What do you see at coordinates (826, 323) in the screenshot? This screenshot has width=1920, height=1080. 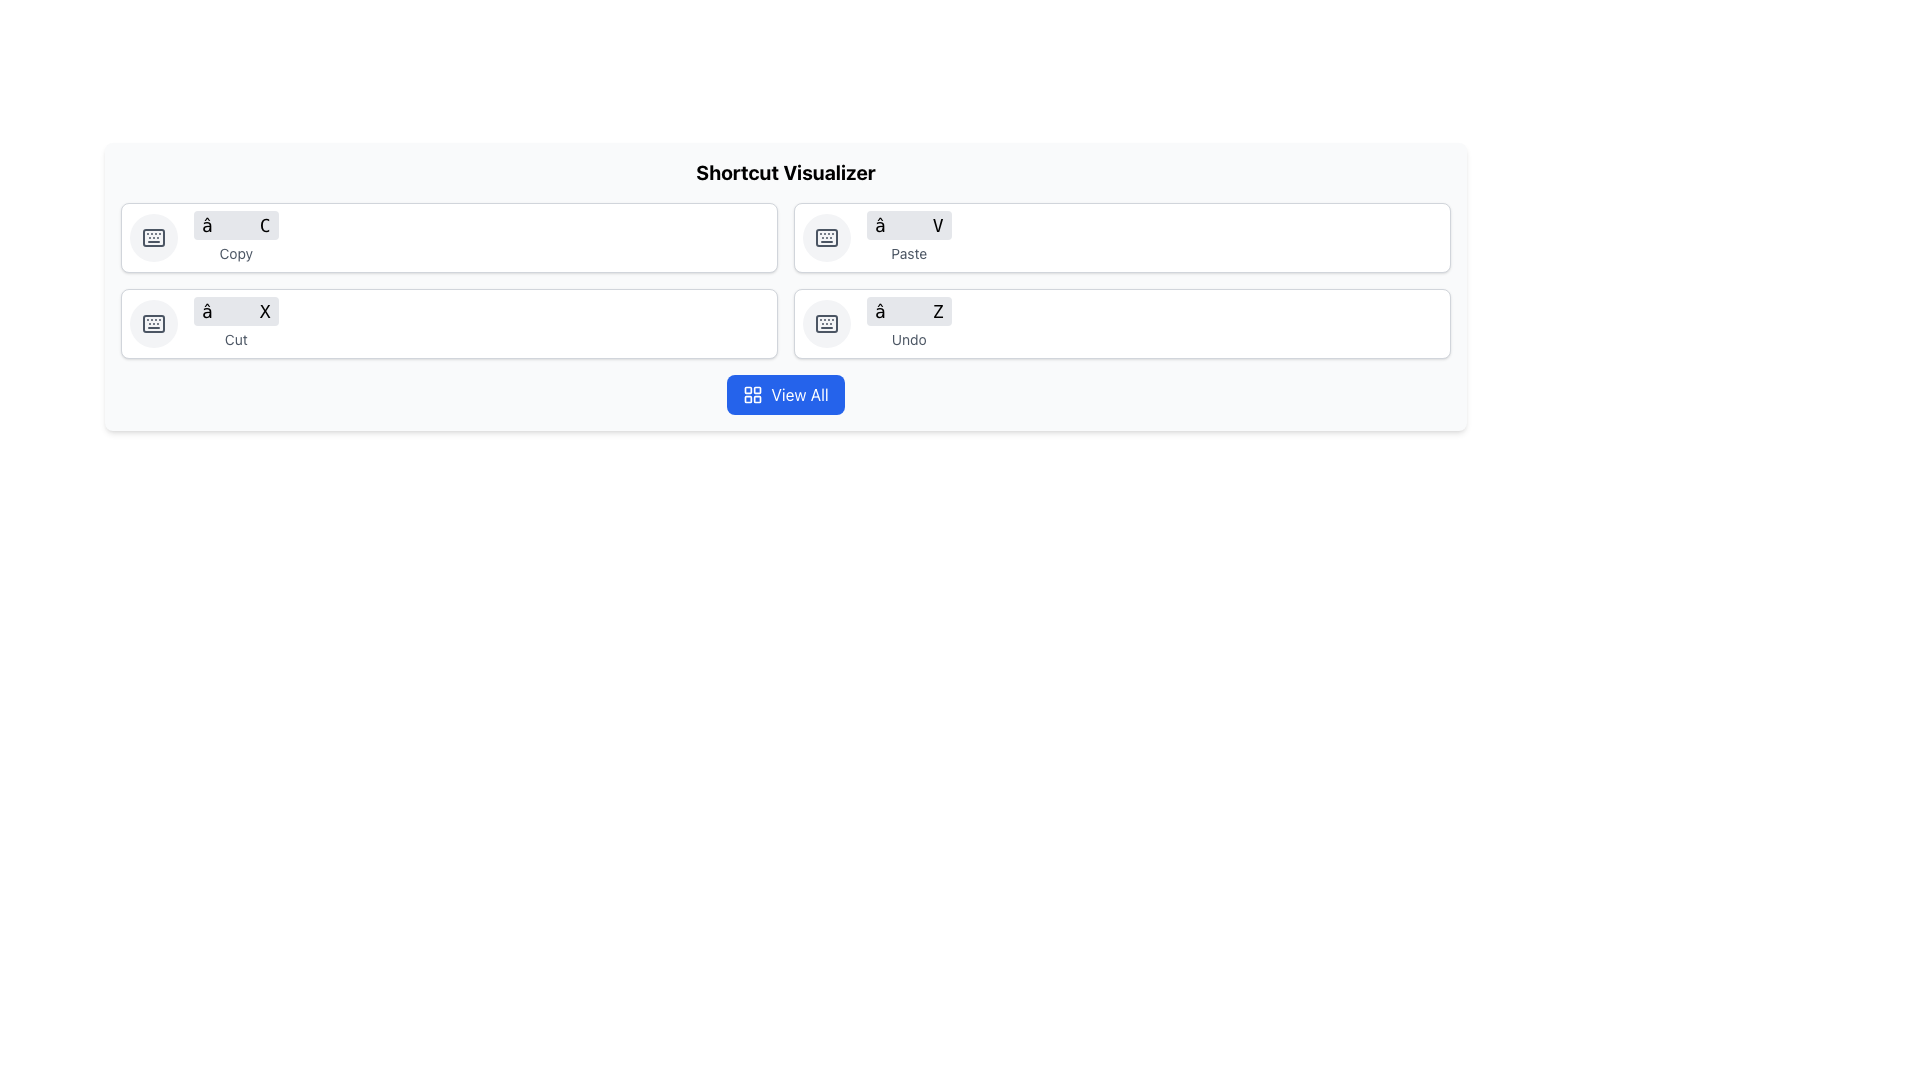 I see `the circular gray Icon button with a keyboard icon in the center` at bounding box center [826, 323].